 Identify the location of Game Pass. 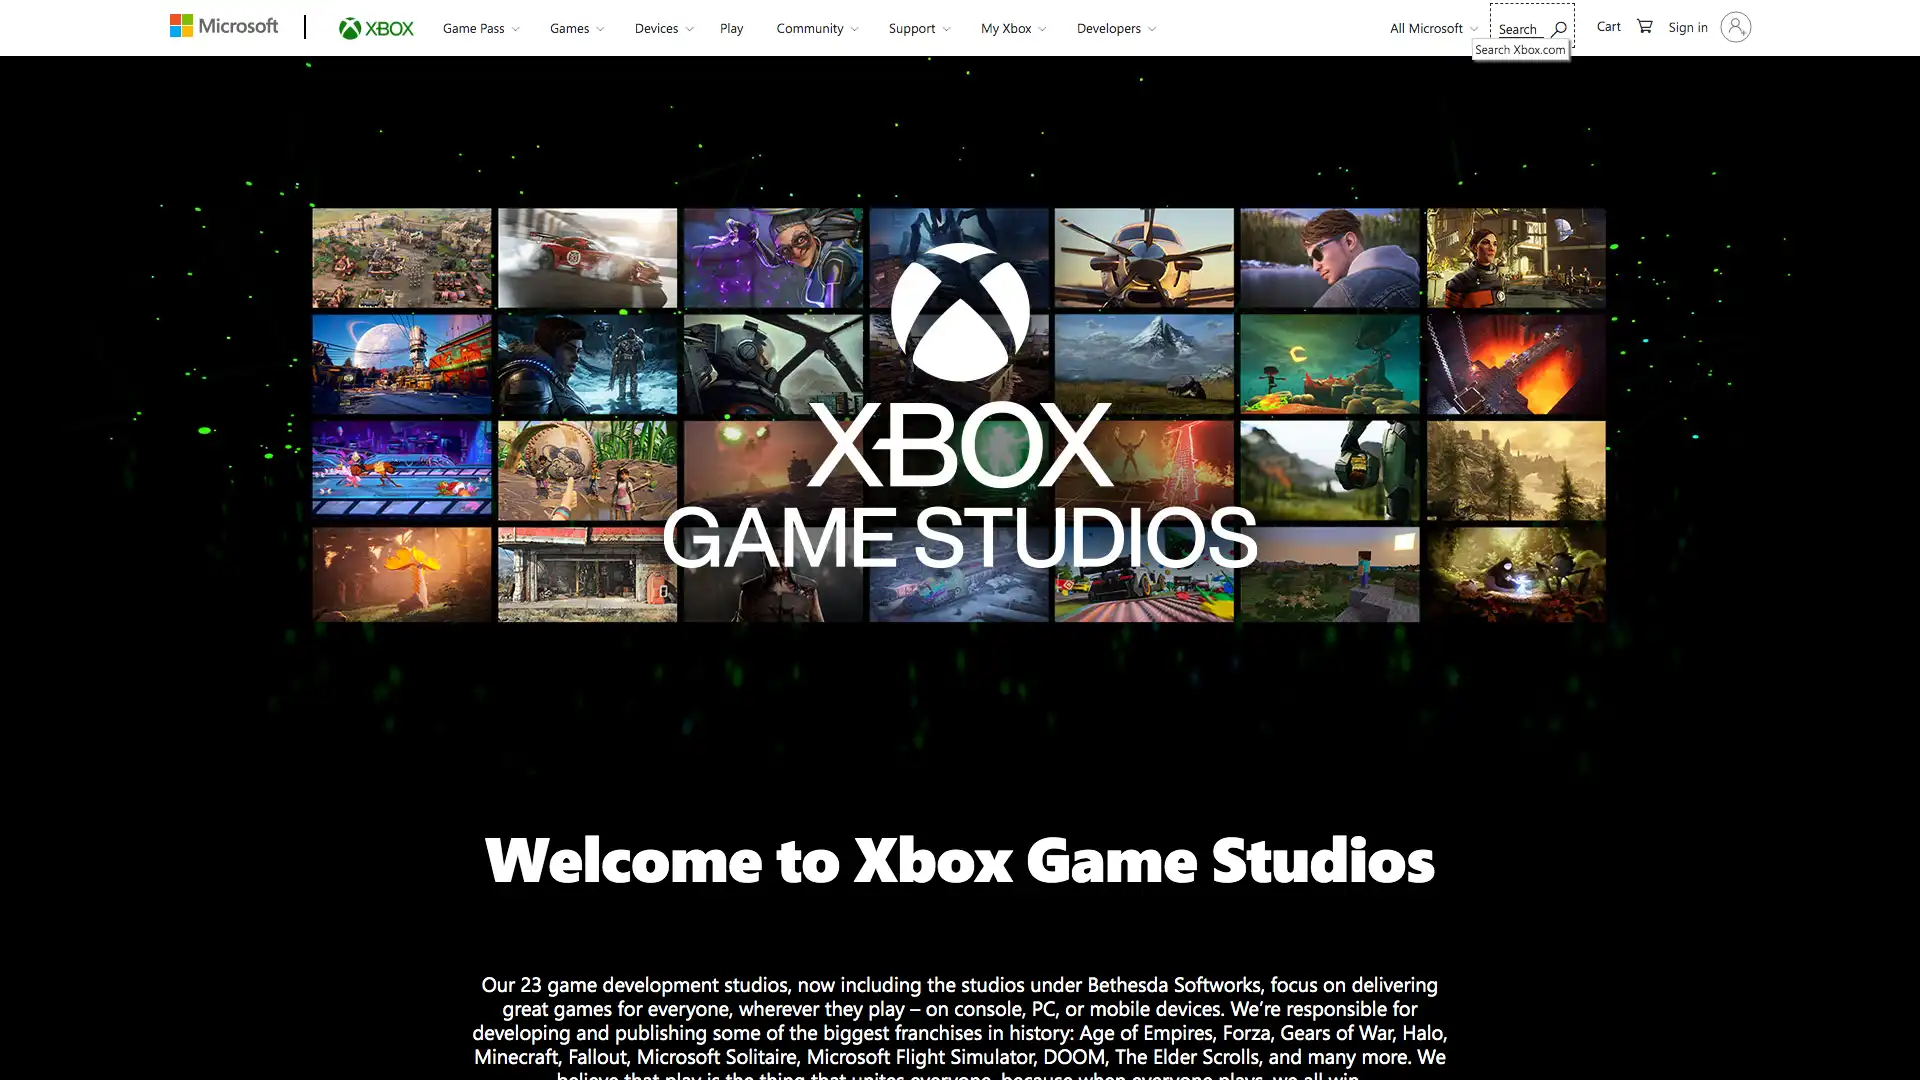
(480, 27).